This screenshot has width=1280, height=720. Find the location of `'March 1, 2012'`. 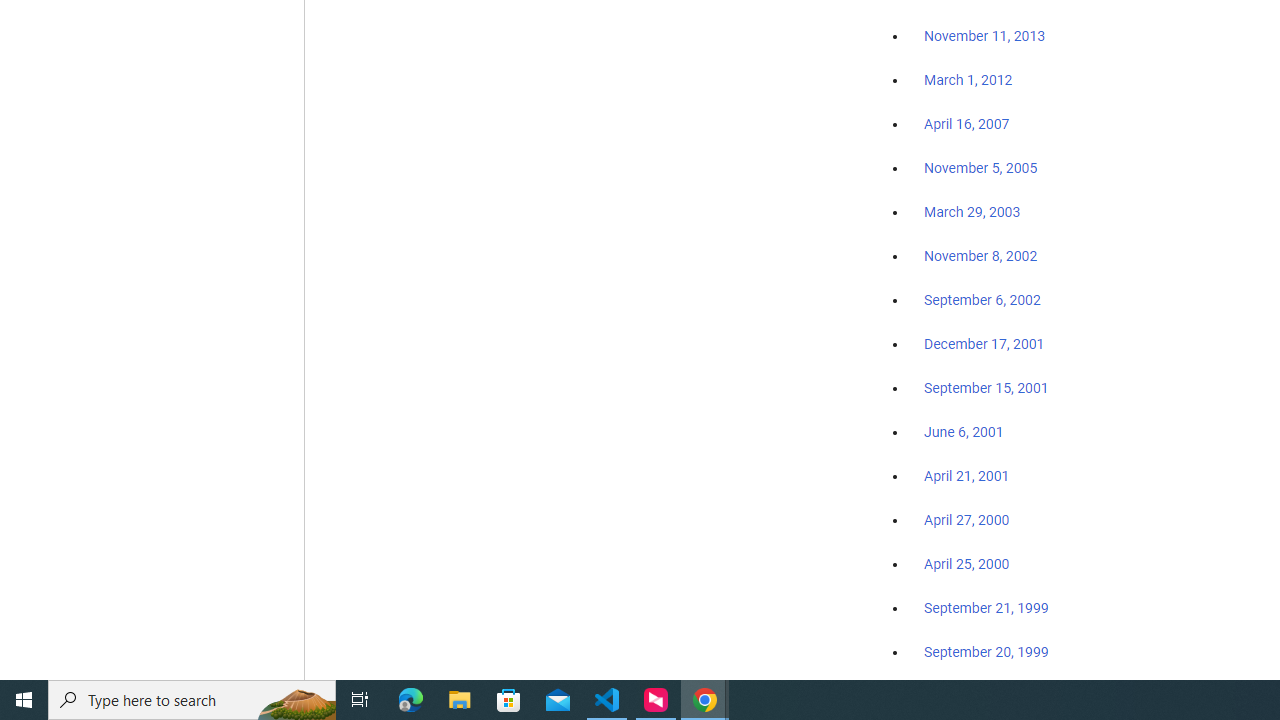

'March 1, 2012' is located at coordinates (968, 80).